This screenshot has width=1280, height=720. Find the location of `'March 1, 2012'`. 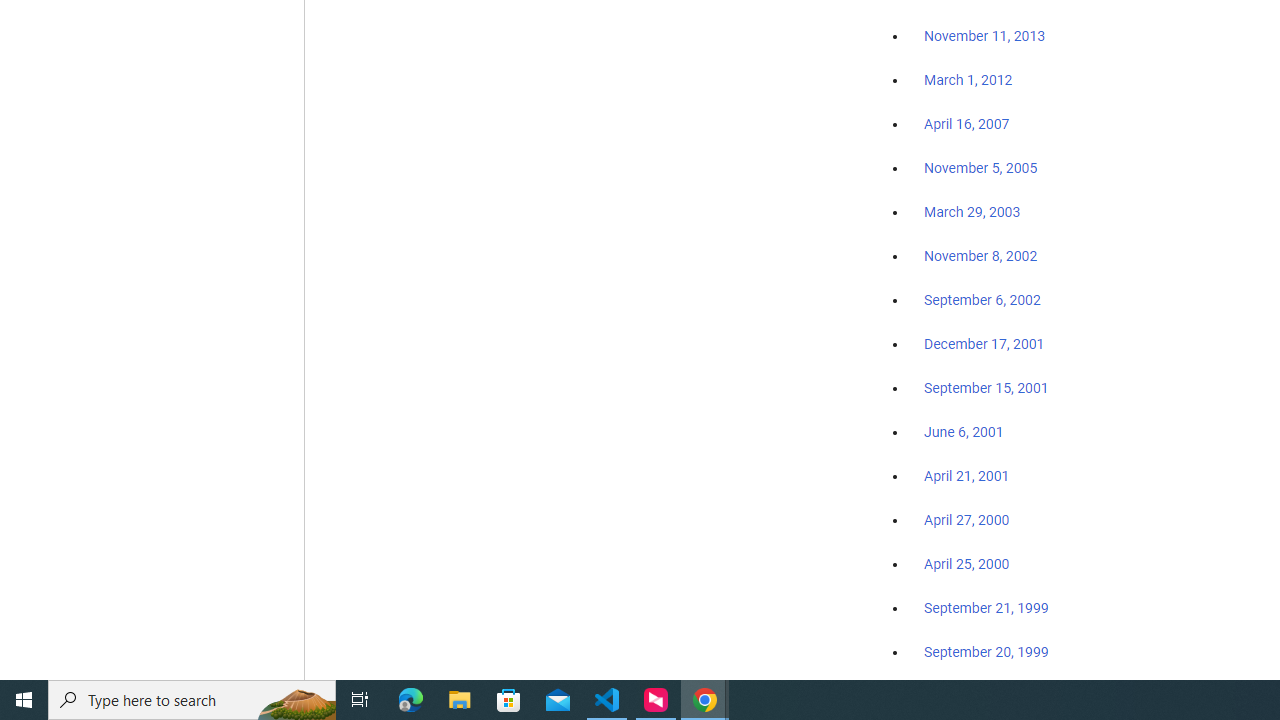

'March 1, 2012' is located at coordinates (968, 80).